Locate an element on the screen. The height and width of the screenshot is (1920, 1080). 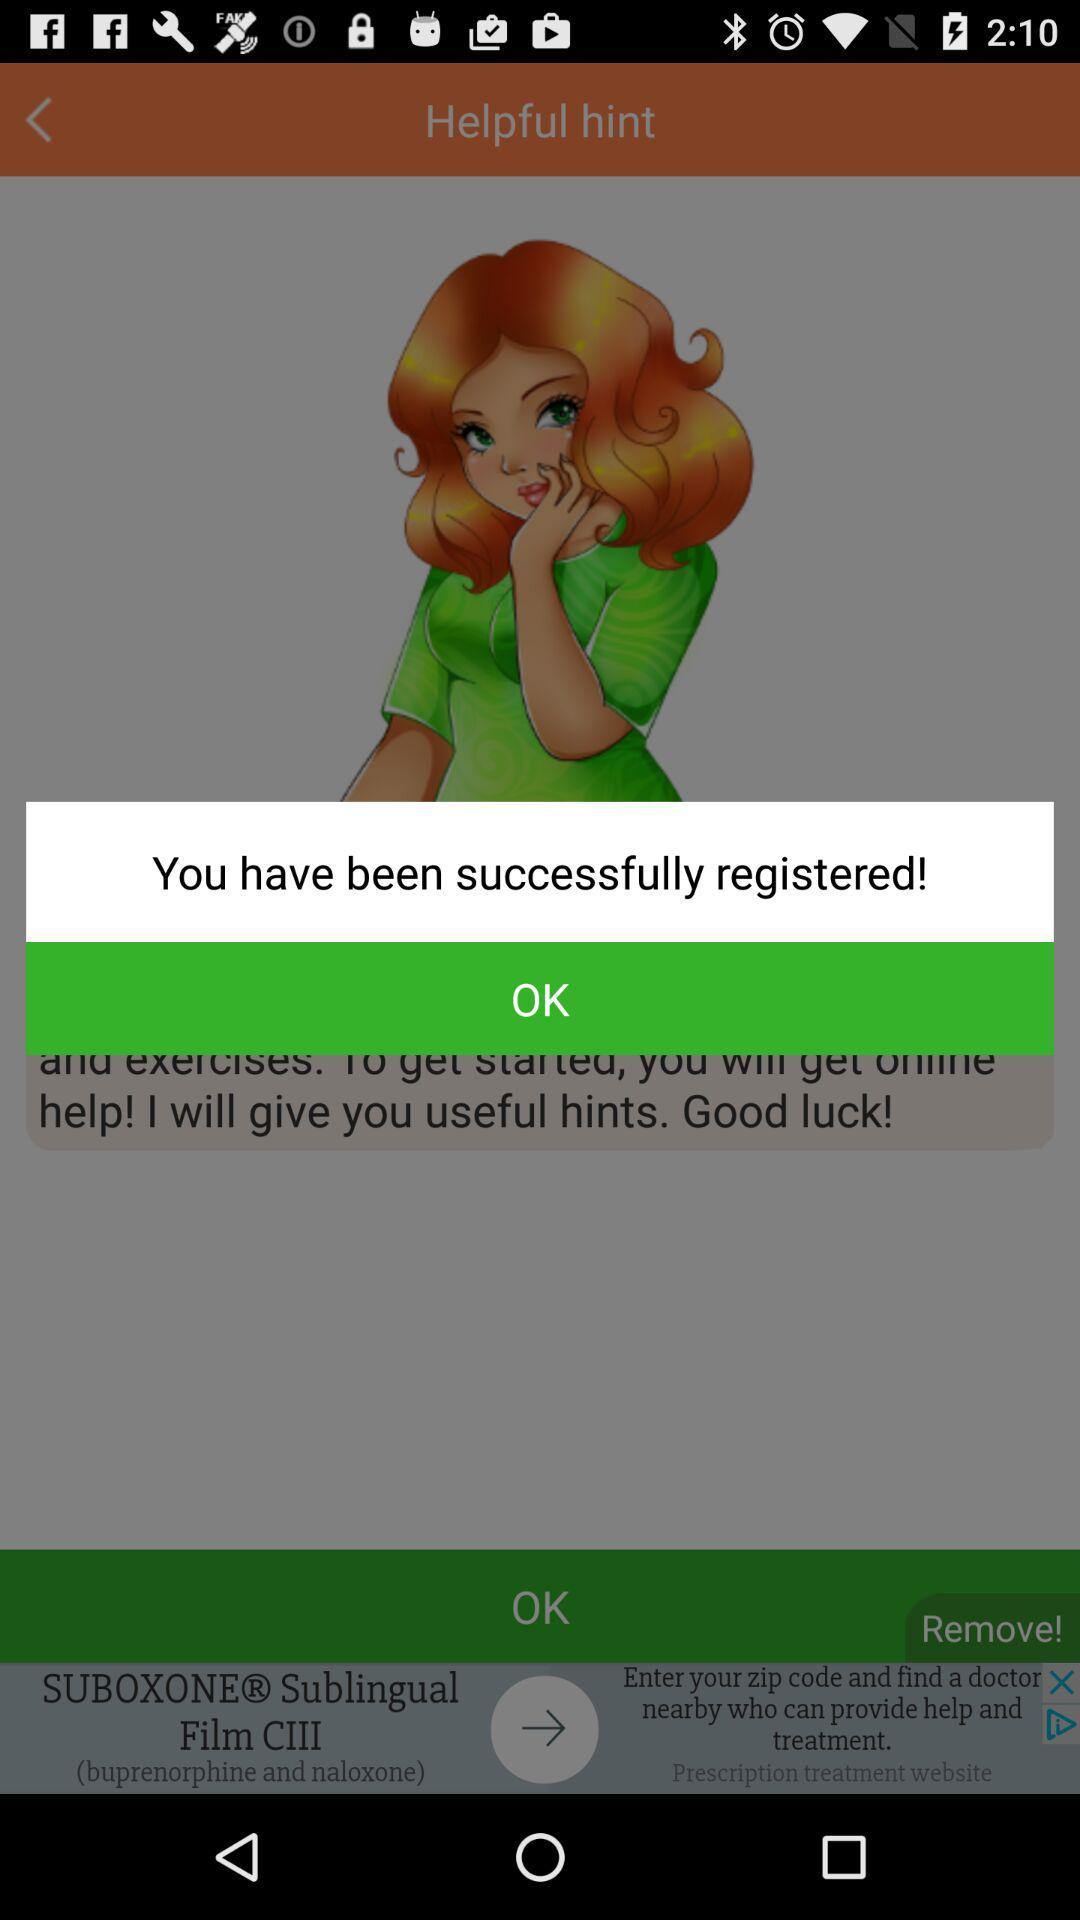
the item below the you have been item is located at coordinates (540, 998).